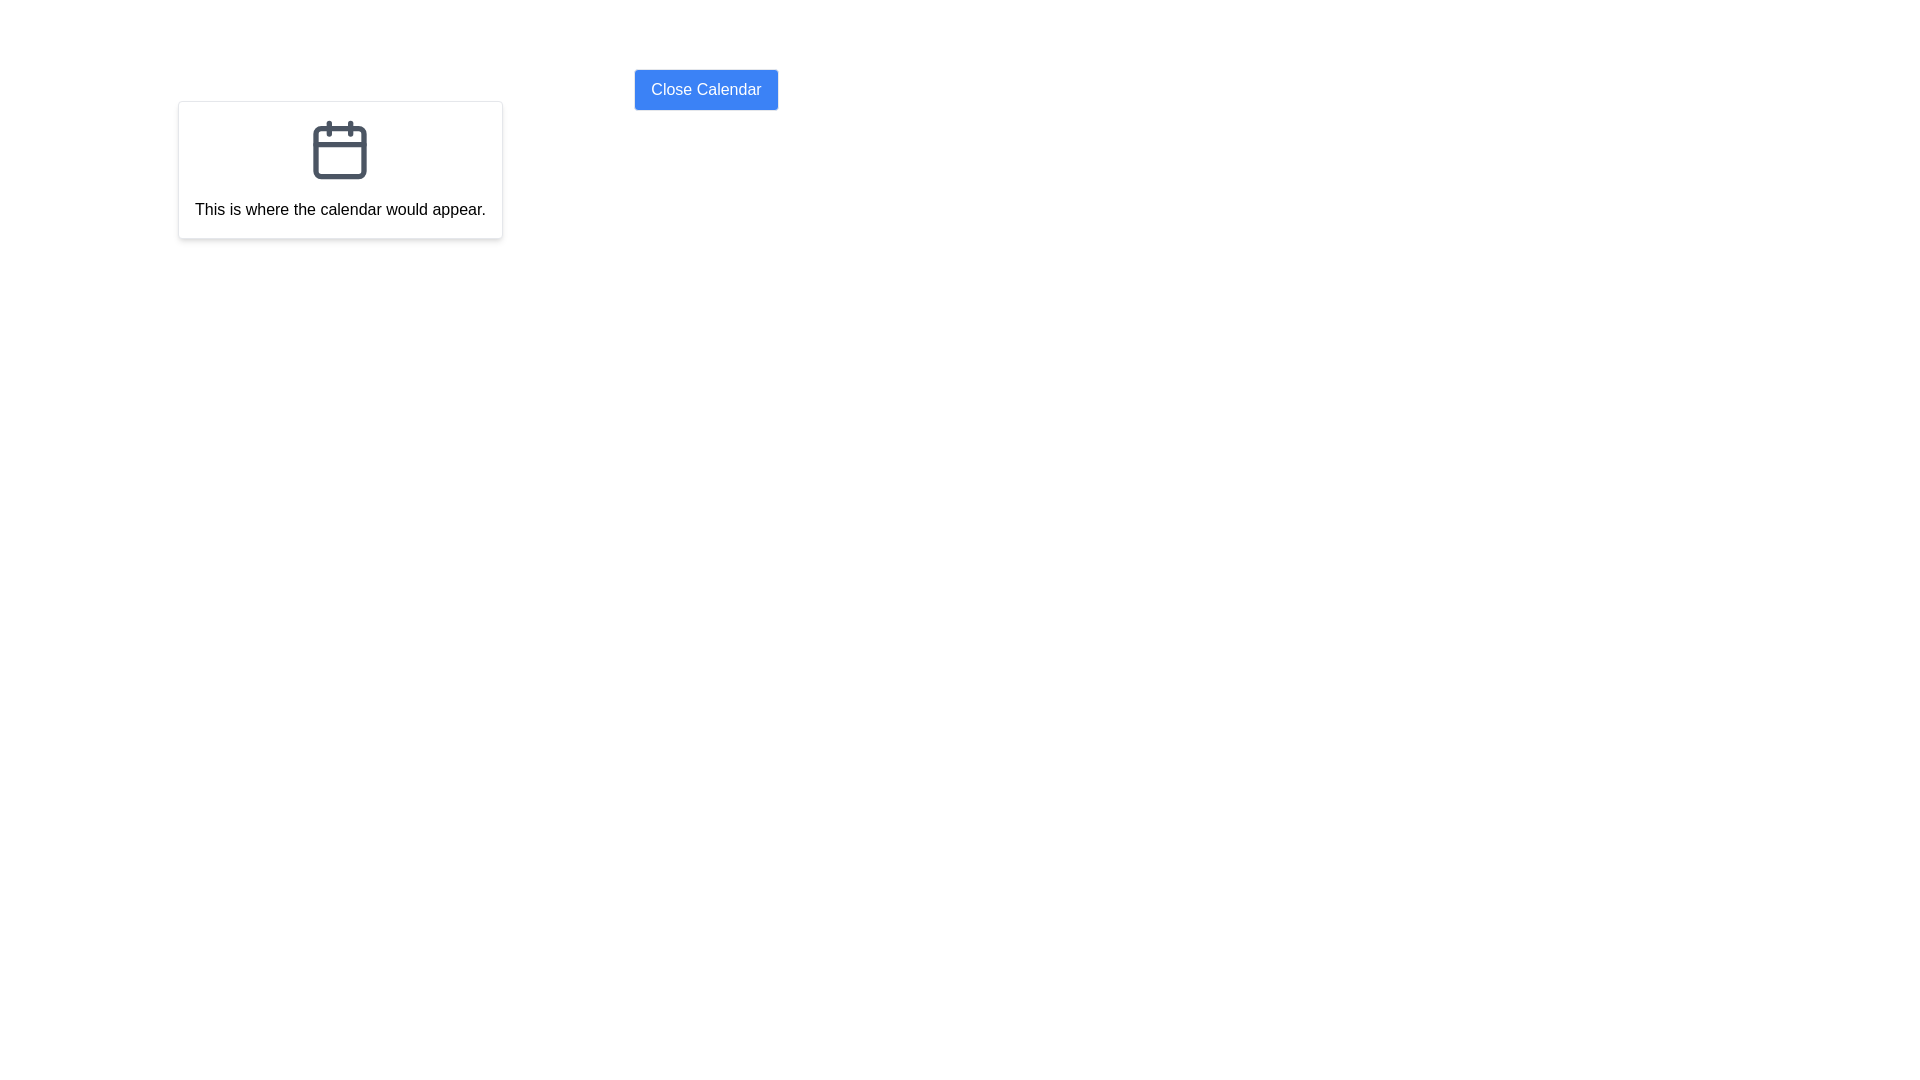 The image size is (1920, 1080). I want to click on the informational panel with a calendar icon and the text stating 'This is where the calendar would appear.', located below the 'Close Calendar' button, so click(340, 168).